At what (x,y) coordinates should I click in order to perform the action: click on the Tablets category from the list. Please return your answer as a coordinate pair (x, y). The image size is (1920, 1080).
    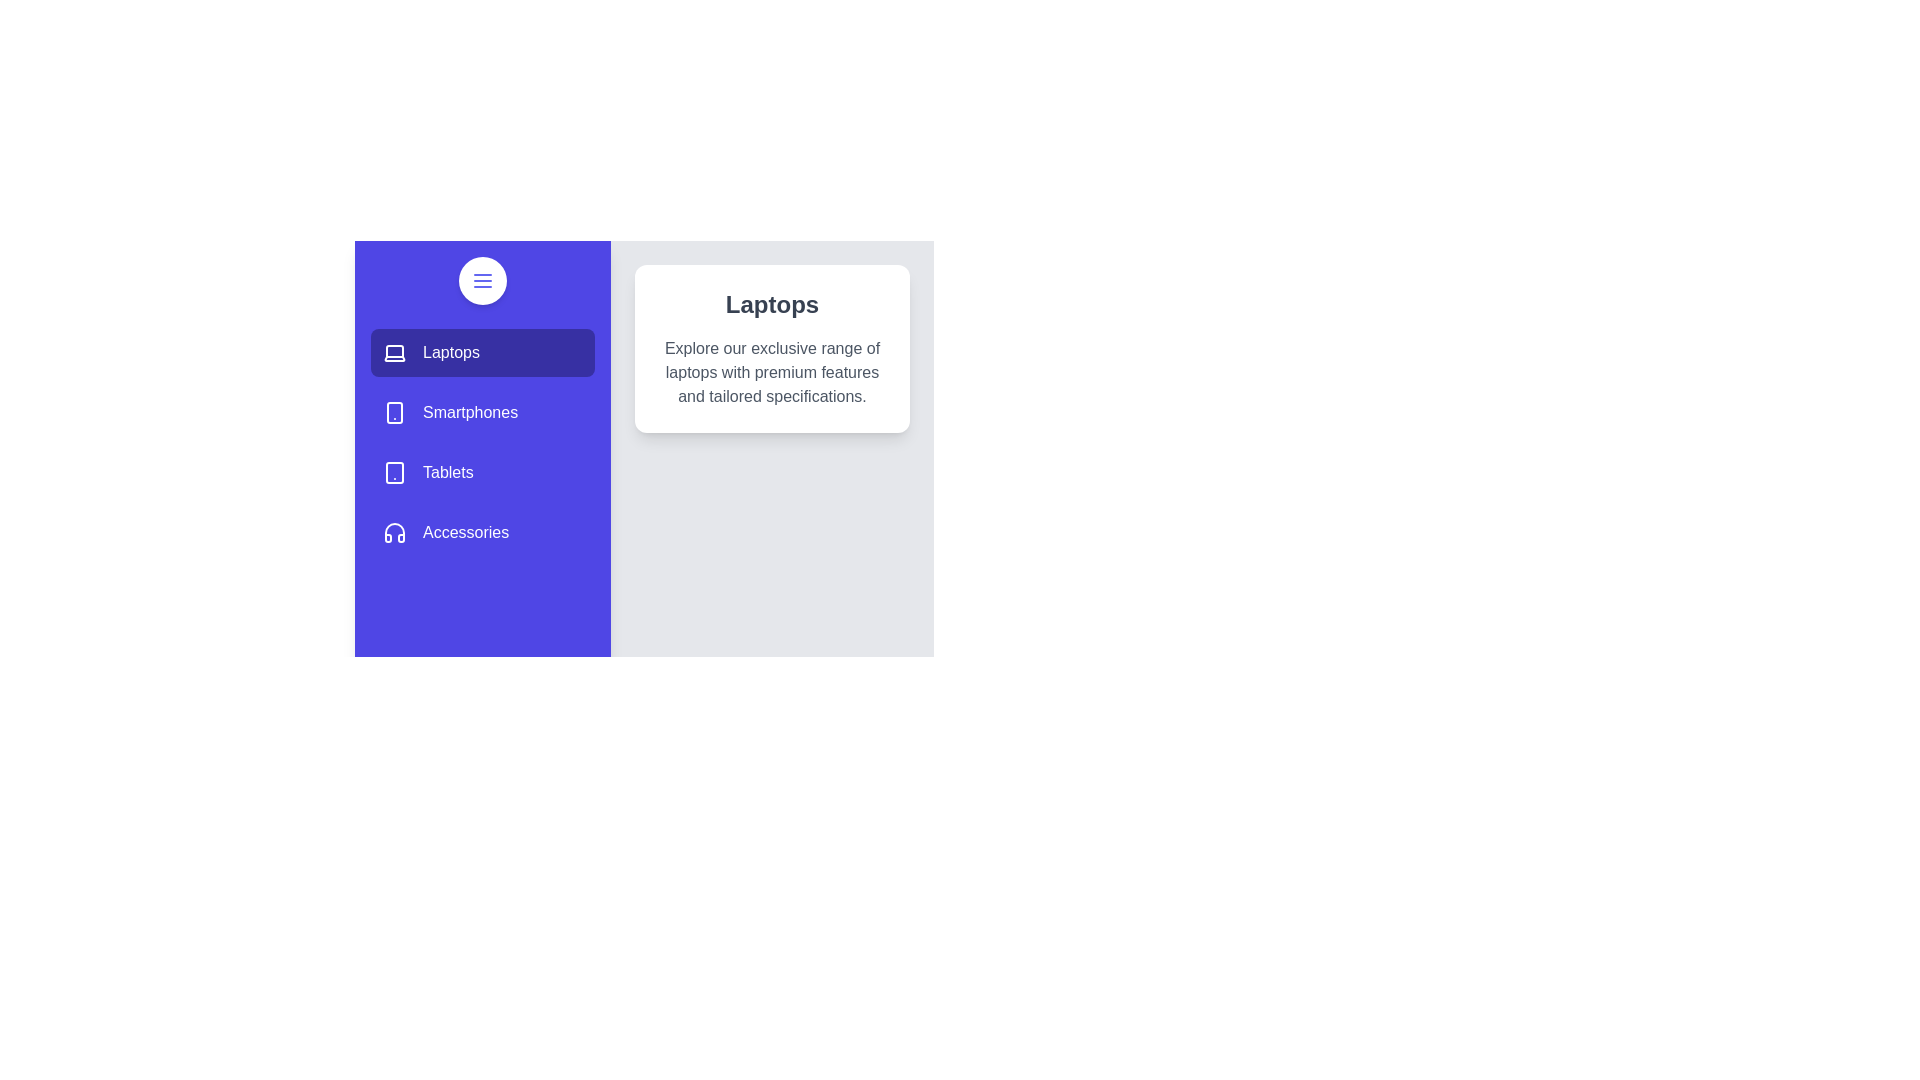
    Looking at the image, I should click on (483, 473).